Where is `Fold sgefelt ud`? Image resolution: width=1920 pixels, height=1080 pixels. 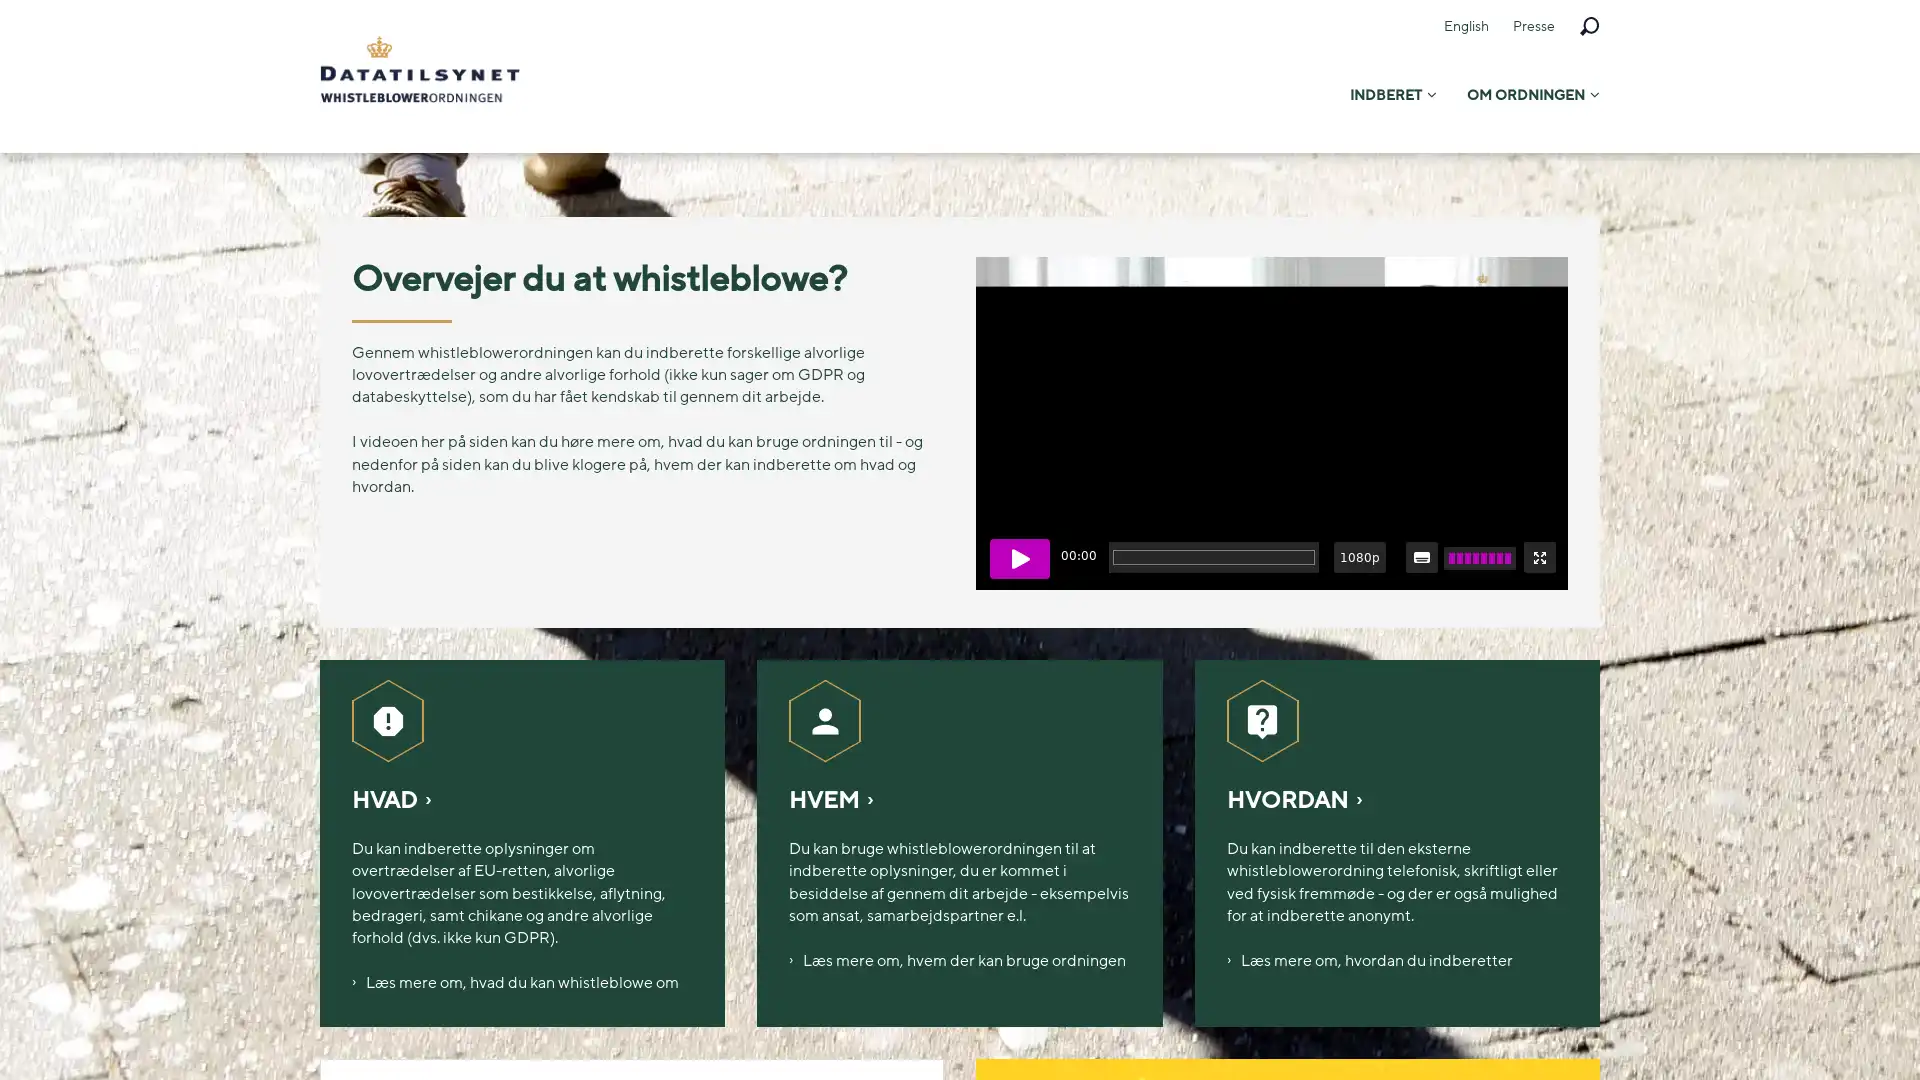
Fold sgefelt ud is located at coordinates (1587, 27).